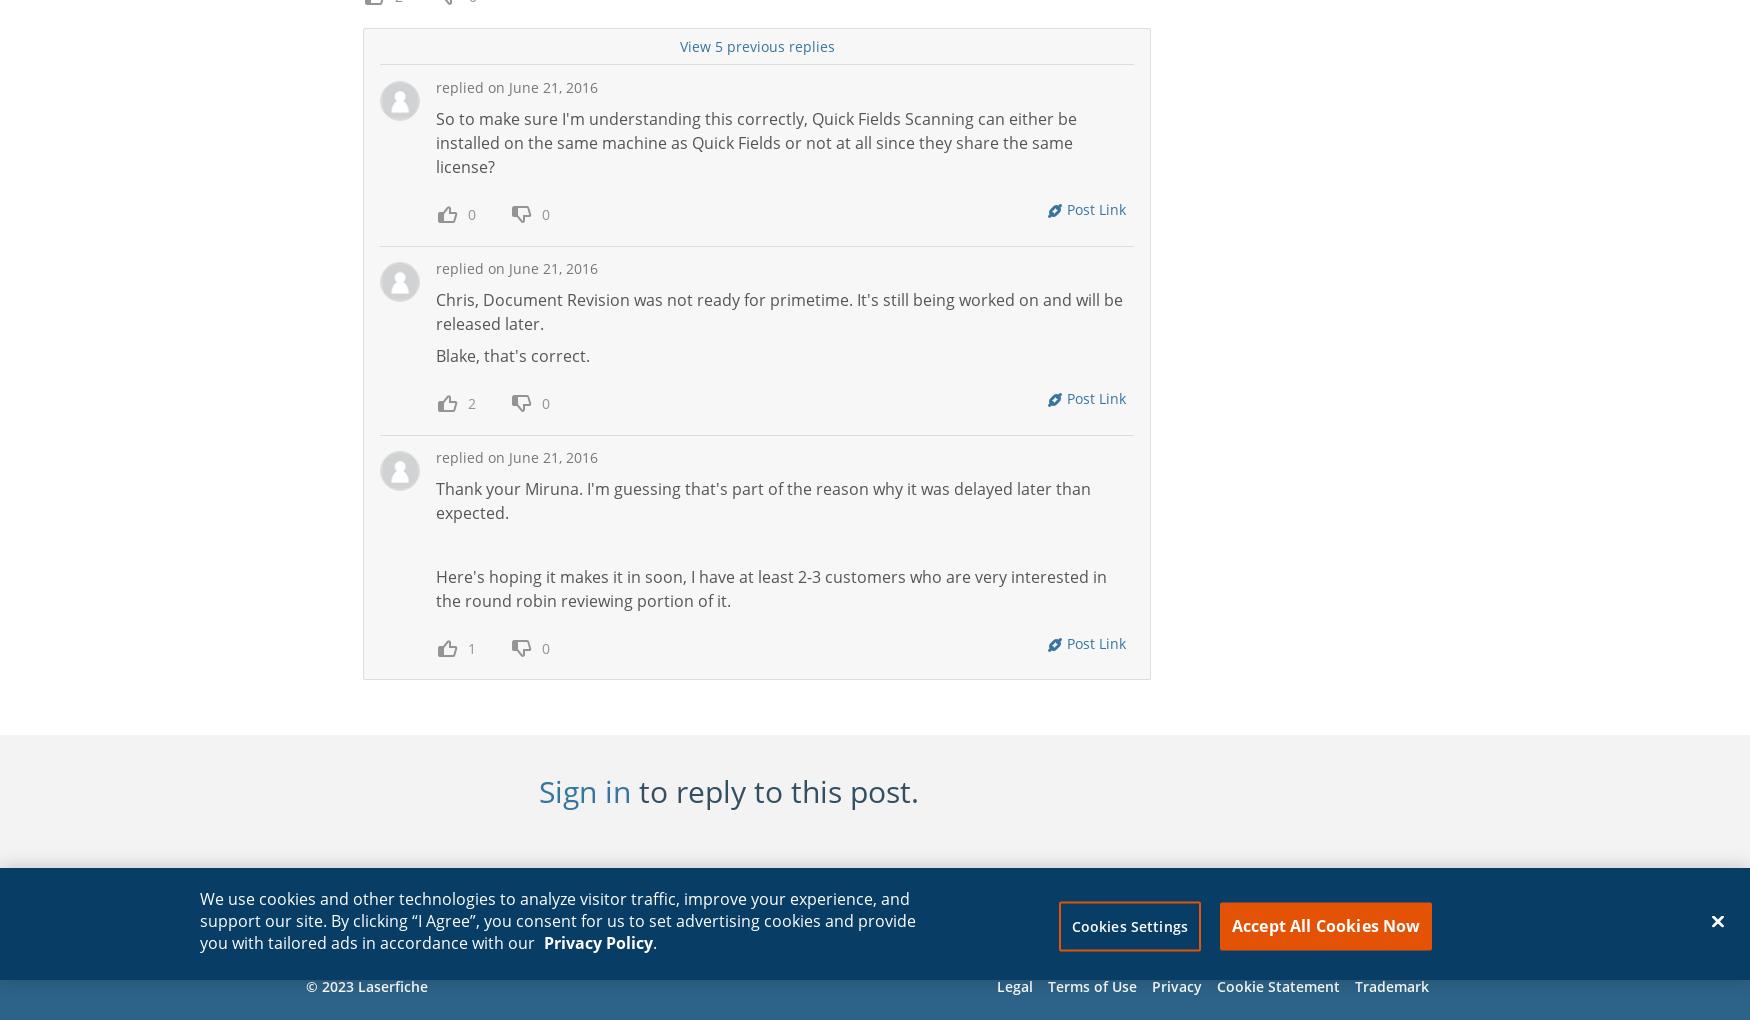 This screenshot has height=1020, width=1750. Describe the element at coordinates (755, 46) in the screenshot. I see `'View 5 previous replies'` at that location.